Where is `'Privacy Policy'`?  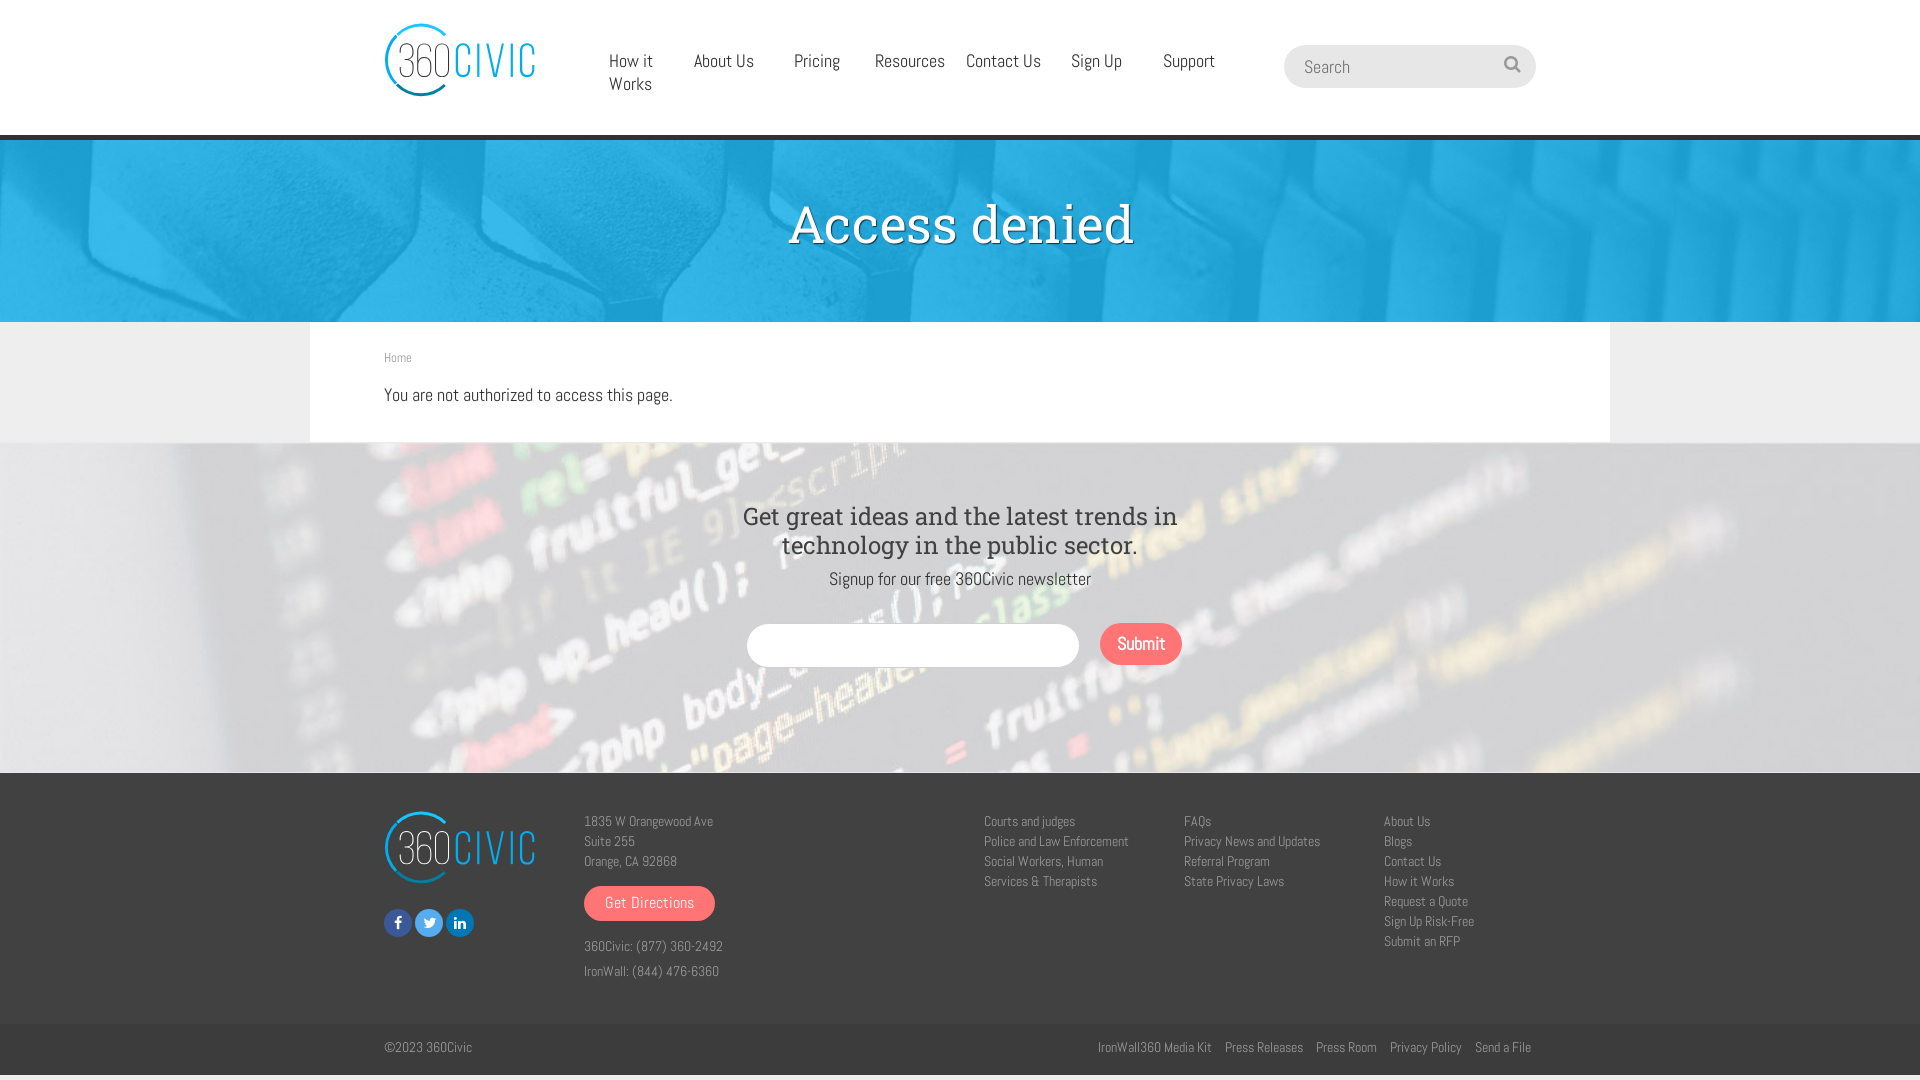
'Privacy Policy' is located at coordinates (1424, 1045).